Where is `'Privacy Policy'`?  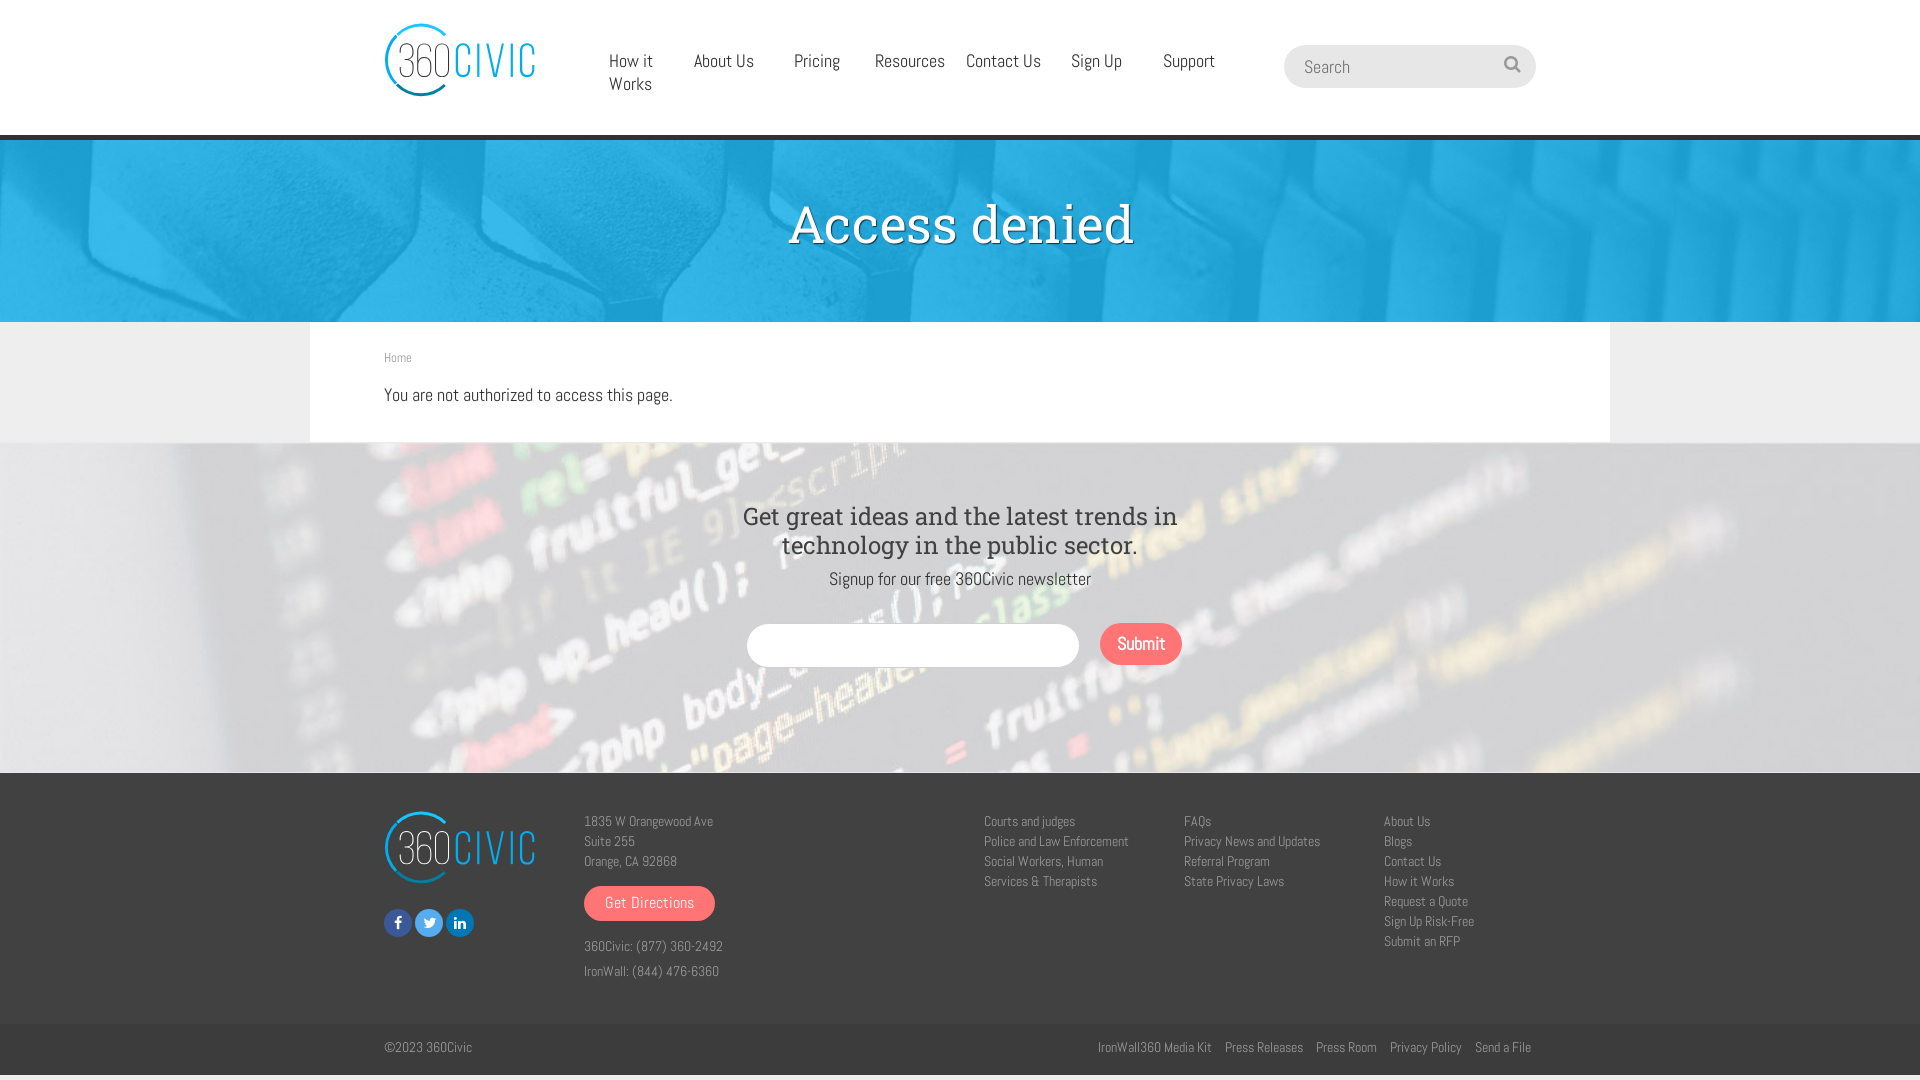
'Privacy Policy' is located at coordinates (1424, 1045).